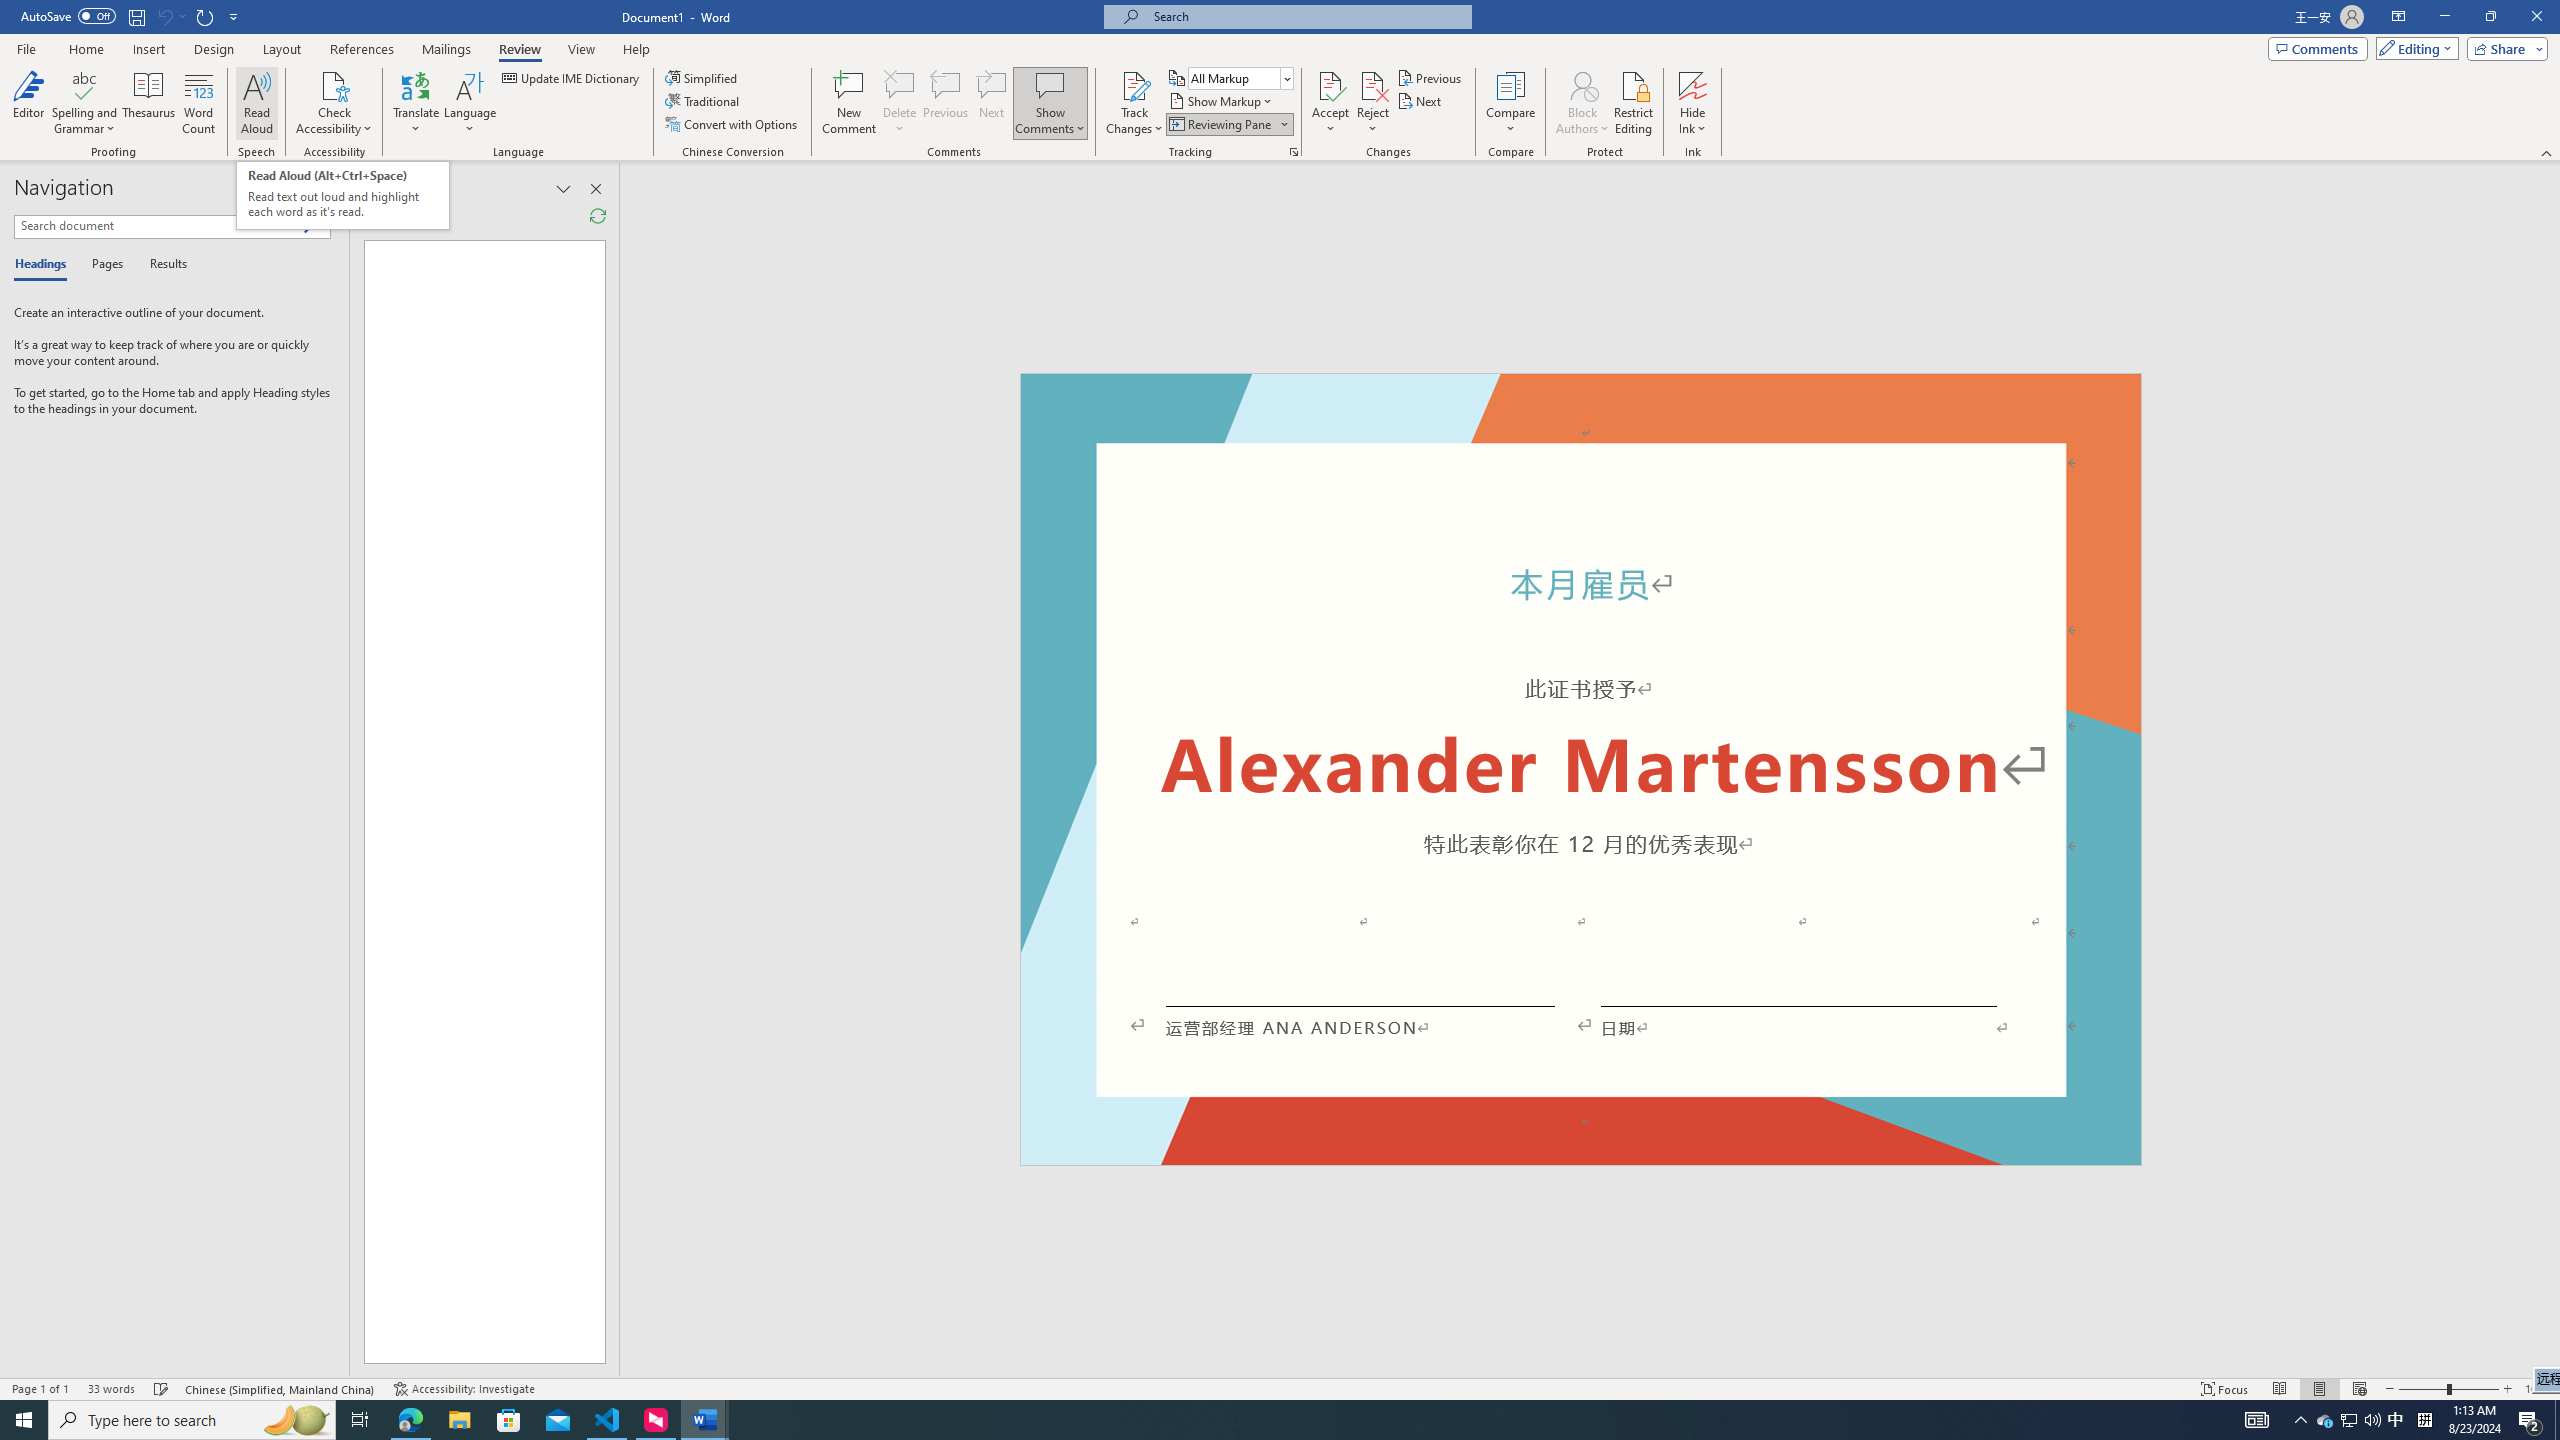 The image size is (2560, 1440). Describe the element at coordinates (25, 47) in the screenshot. I see `'File Tab'` at that location.